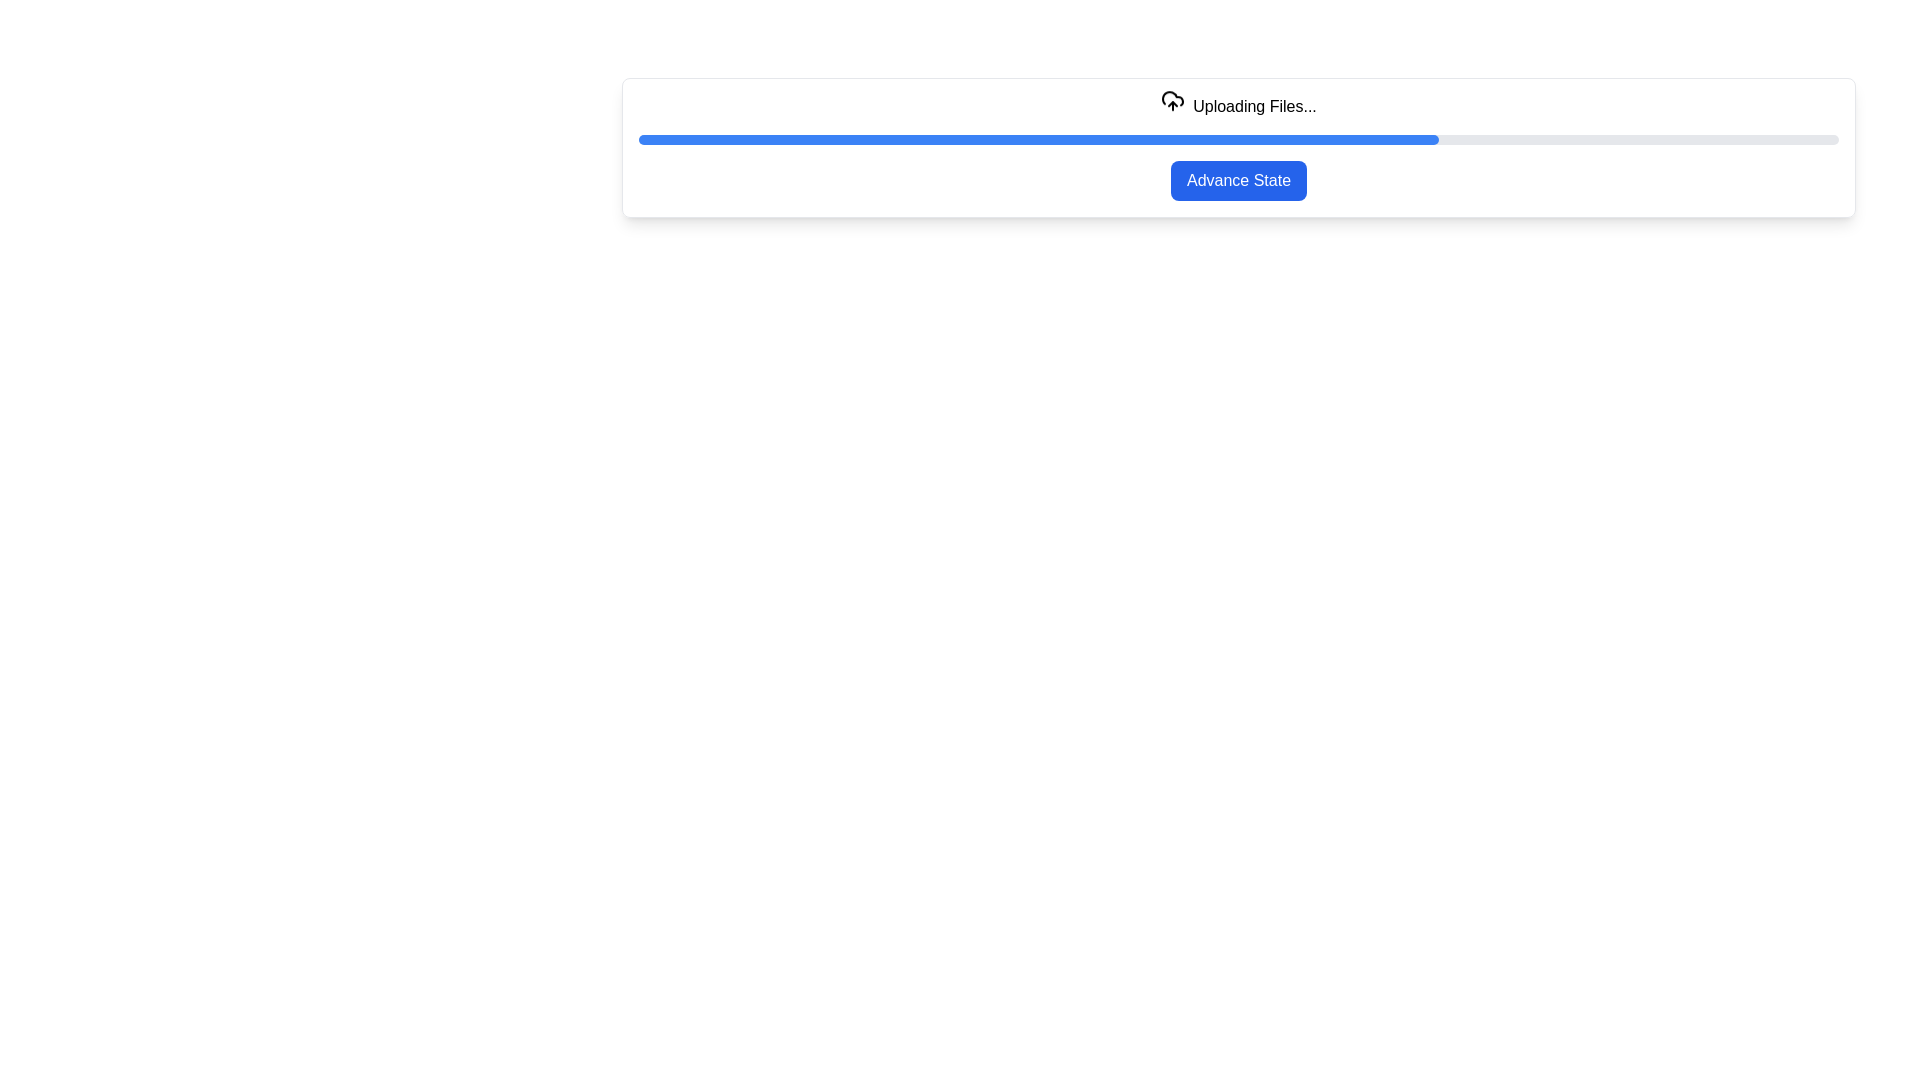  What do you see at coordinates (1237, 181) in the screenshot?
I see `the 'Advance State' button, which is a blue rectangular button with white text, located below the 'Uploading Files...' text and aligned with the horizontal progress bar` at bounding box center [1237, 181].